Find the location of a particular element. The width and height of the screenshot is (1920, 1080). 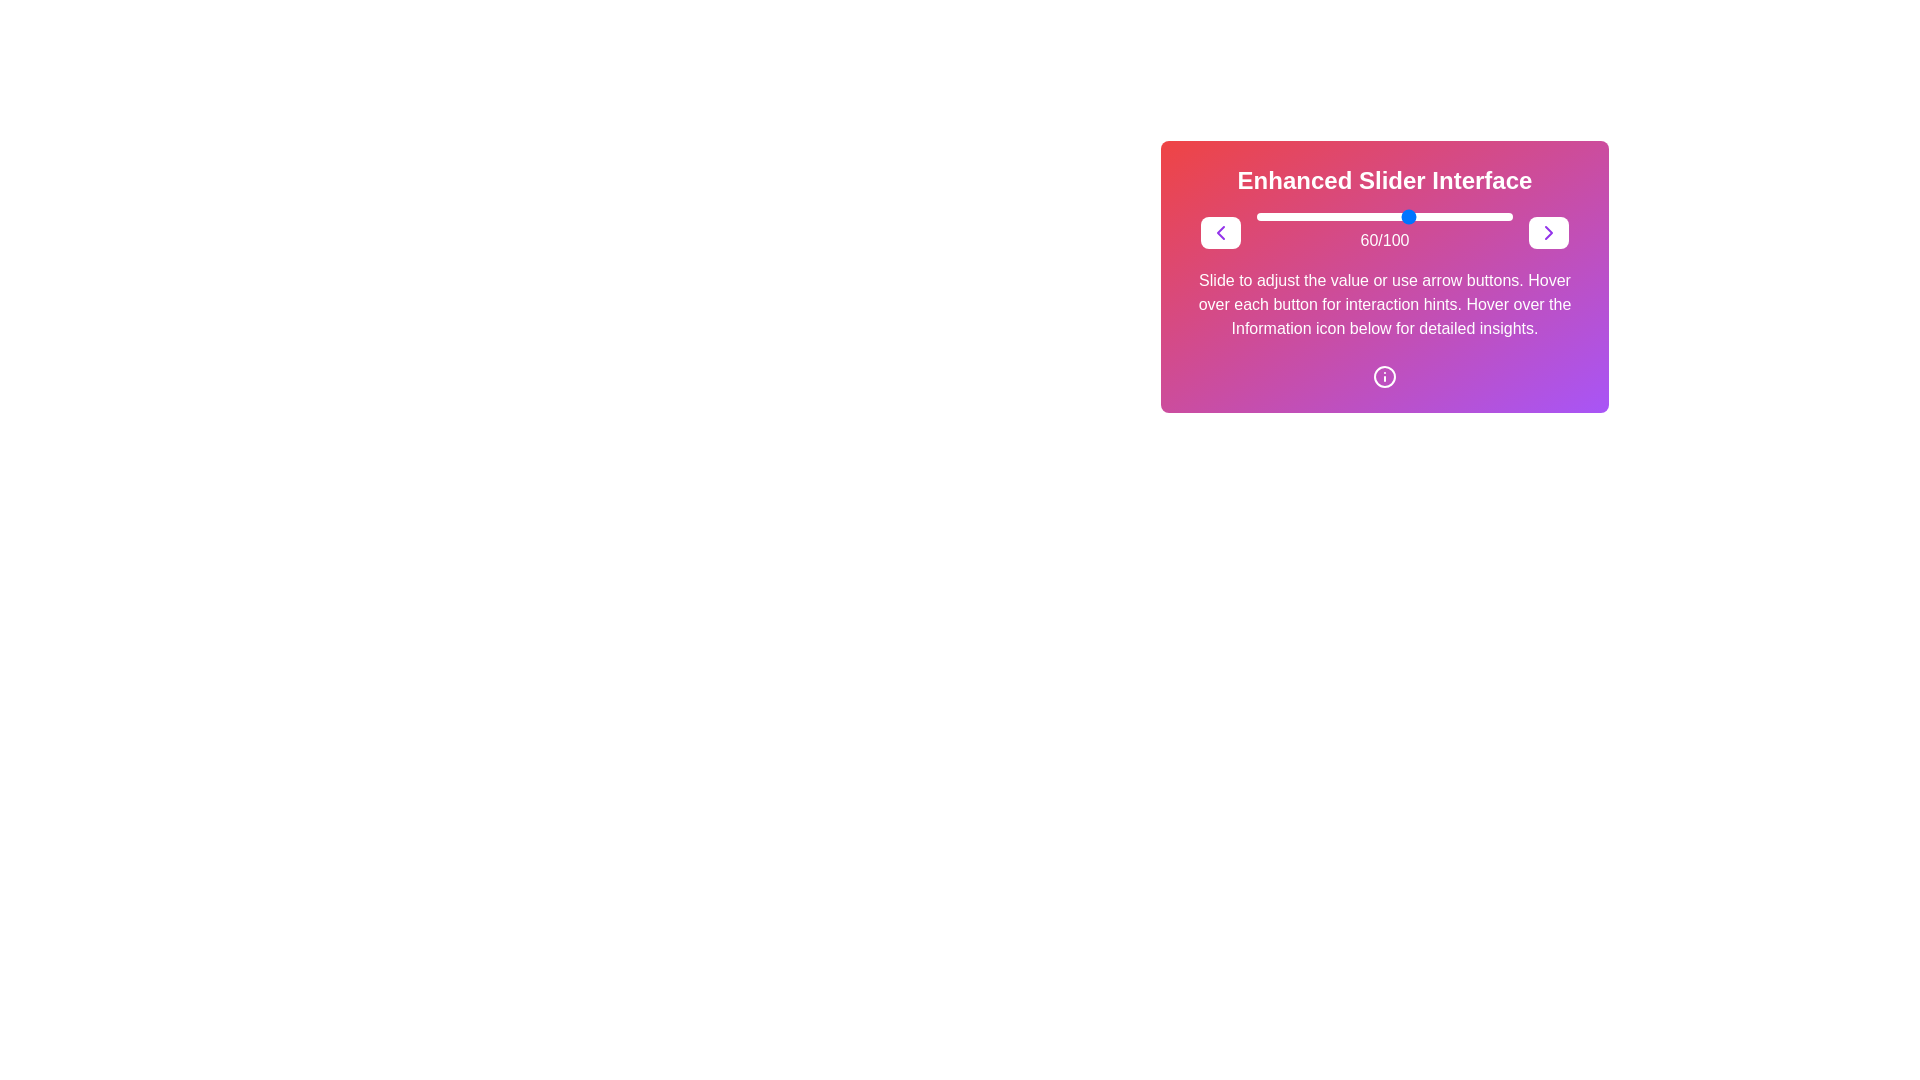

the slider is located at coordinates (1451, 216).